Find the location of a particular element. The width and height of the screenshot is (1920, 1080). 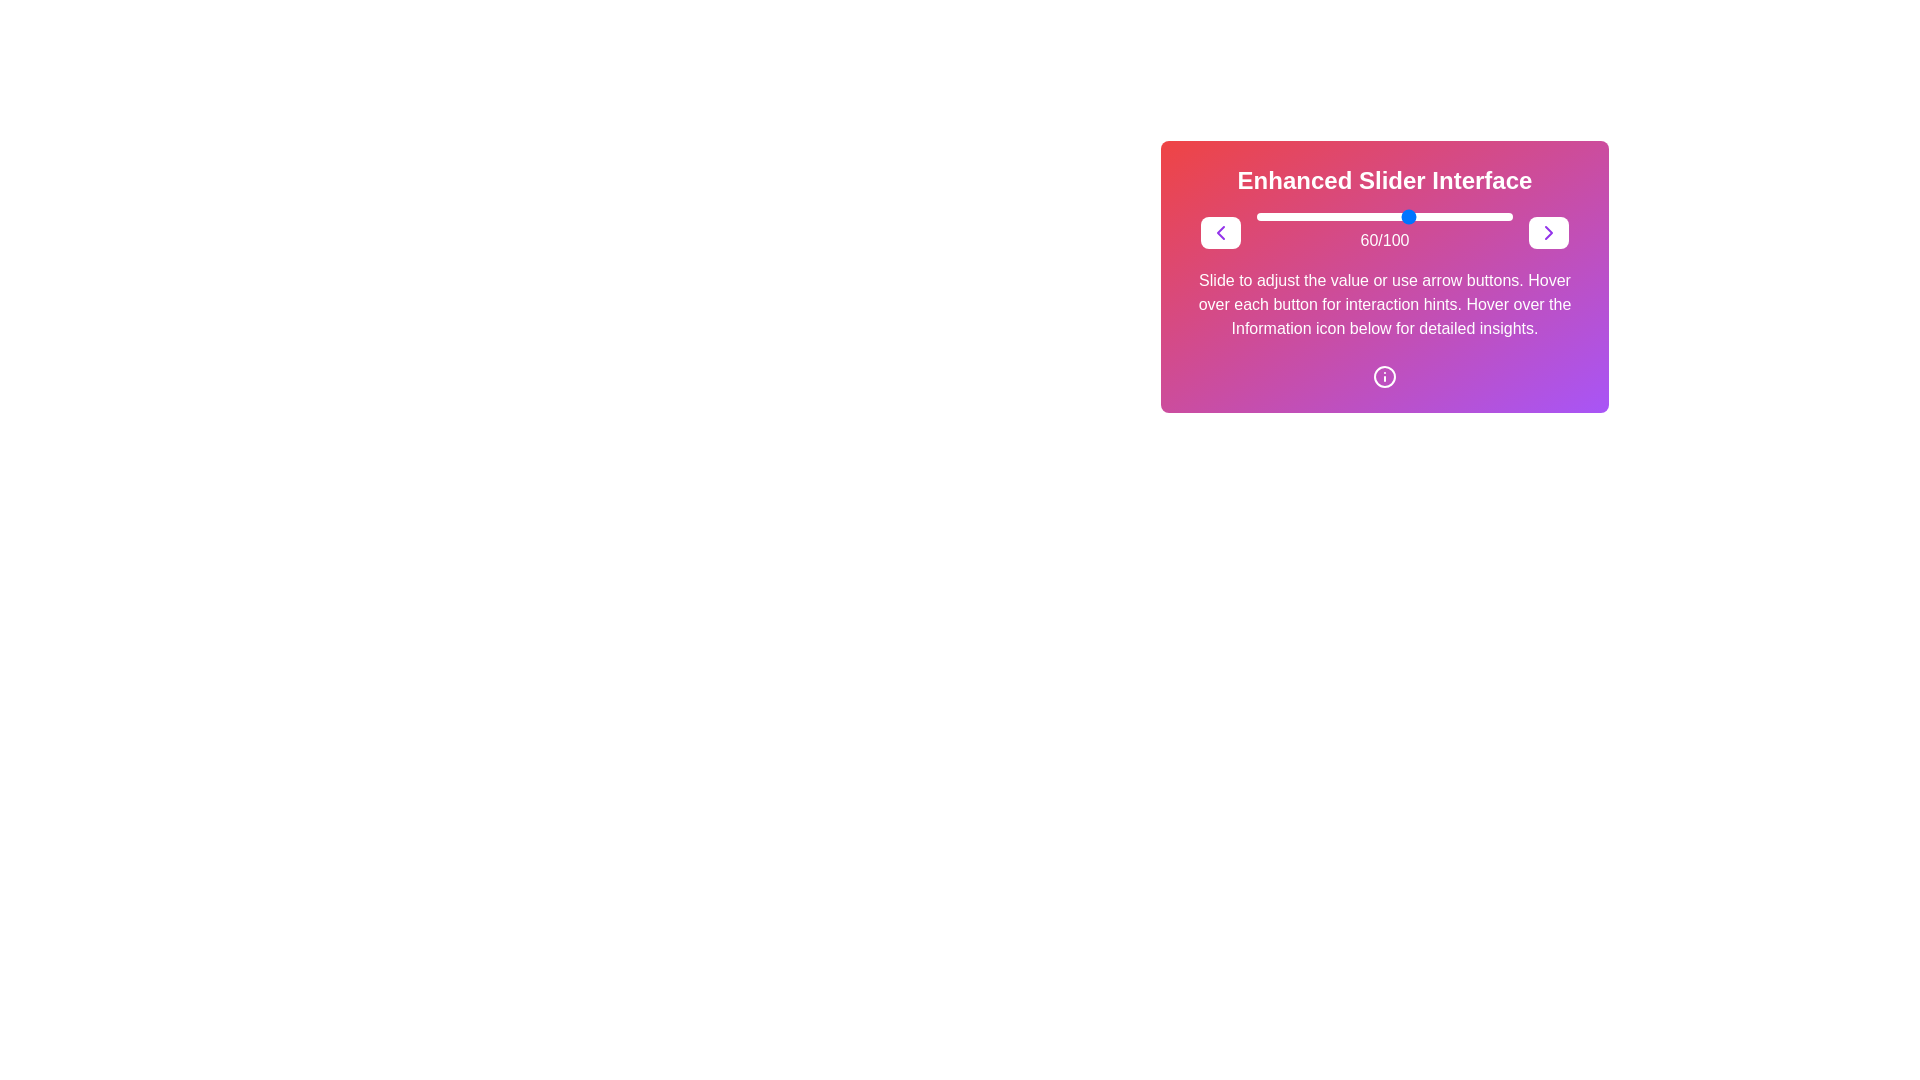

the slider is located at coordinates (1451, 216).